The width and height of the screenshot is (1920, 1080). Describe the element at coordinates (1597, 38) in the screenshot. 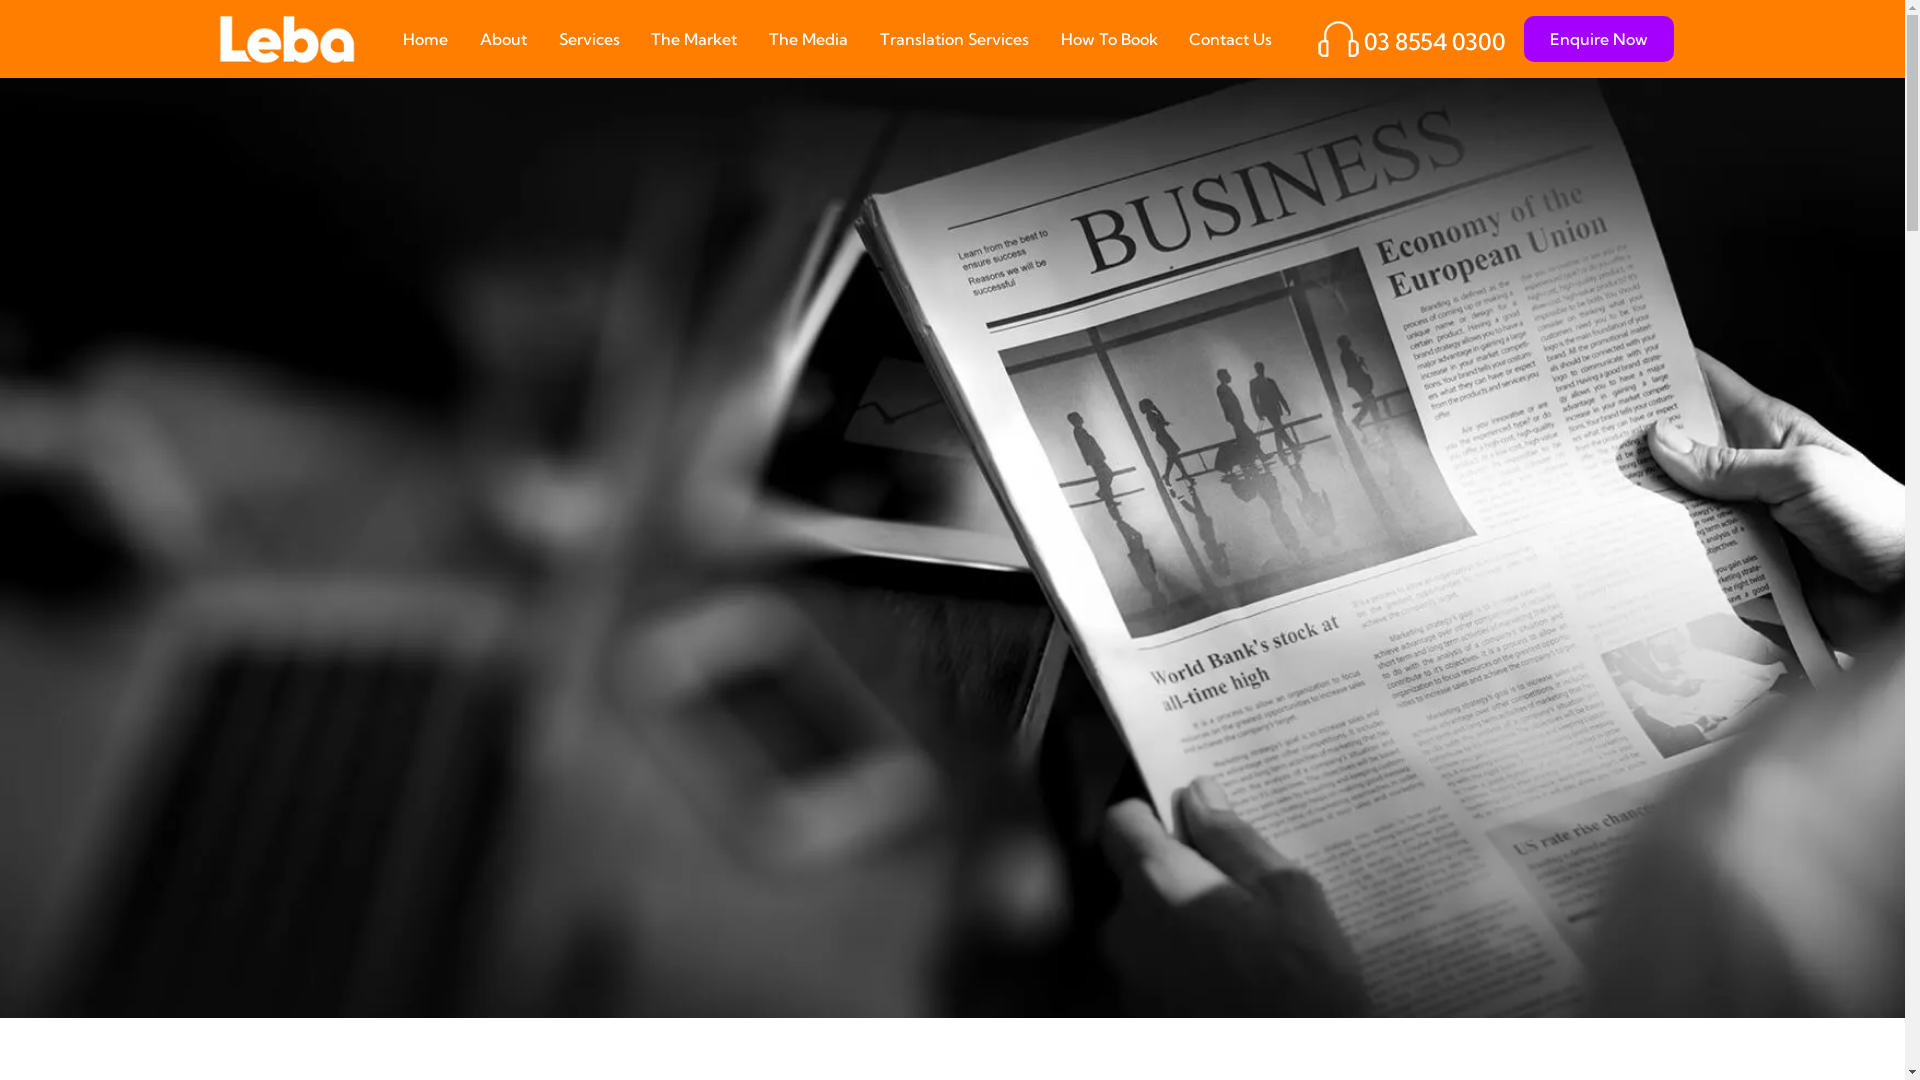

I see `'Enquire Now'` at that location.